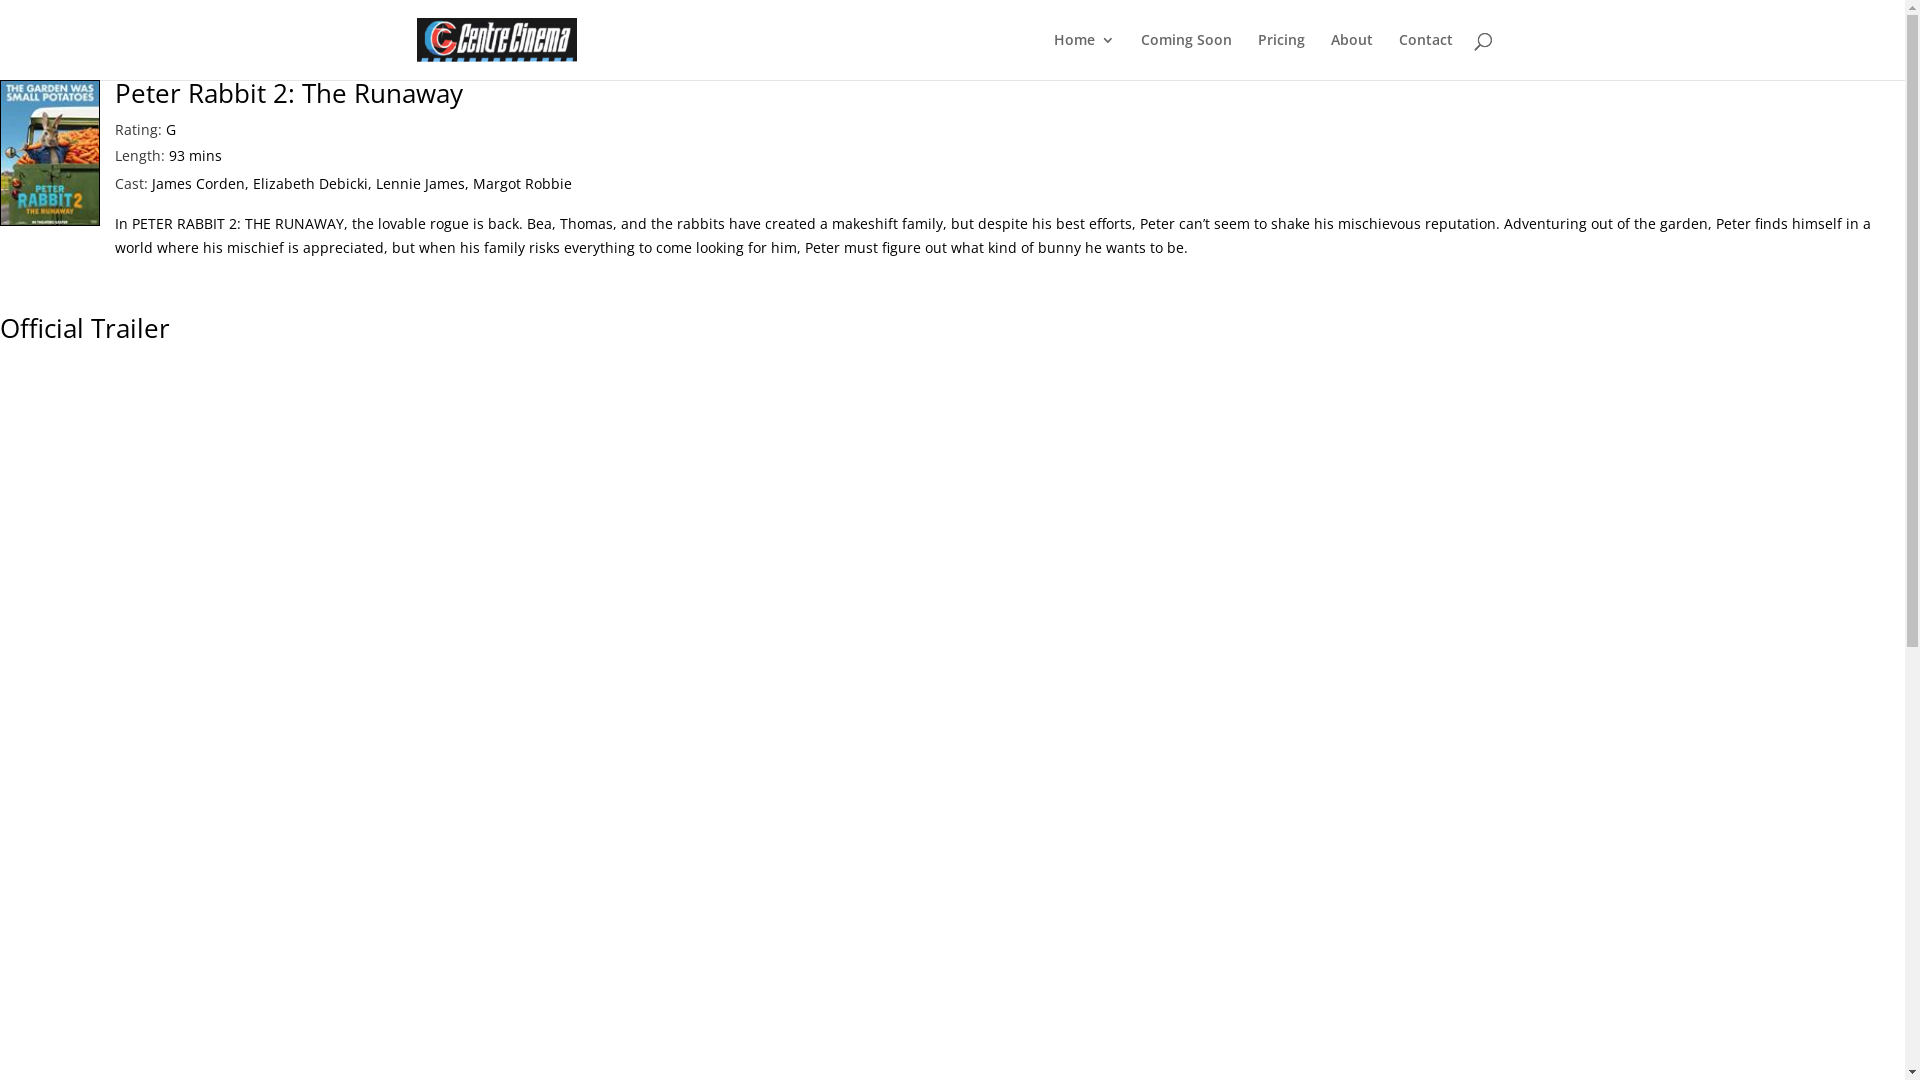 Image resolution: width=1920 pixels, height=1080 pixels. Describe the element at coordinates (1083, 55) in the screenshot. I see `'Home'` at that location.